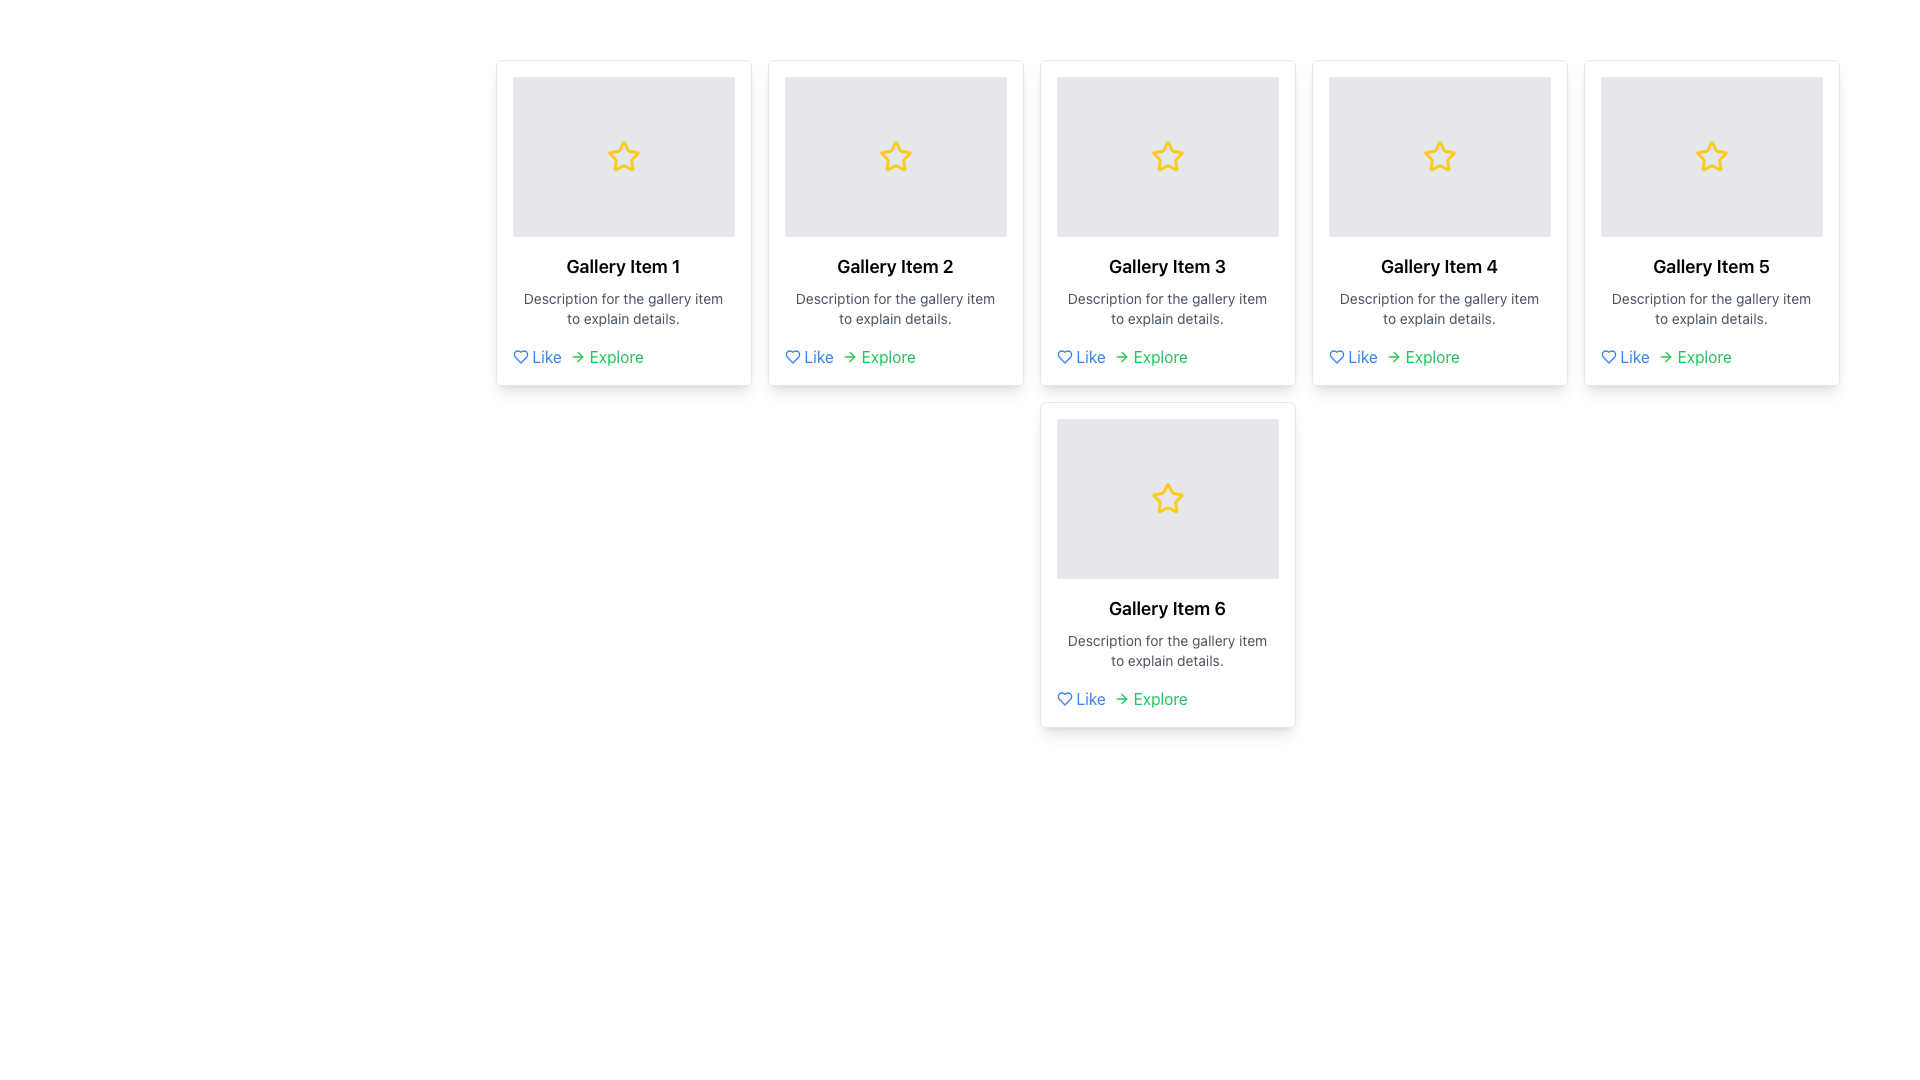 This screenshot has width=1920, height=1080. What do you see at coordinates (1438, 156) in the screenshot?
I see `the star-shaped icon with a yellow border located at the center of the 'Gallery Item 4' card` at bounding box center [1438, 156].